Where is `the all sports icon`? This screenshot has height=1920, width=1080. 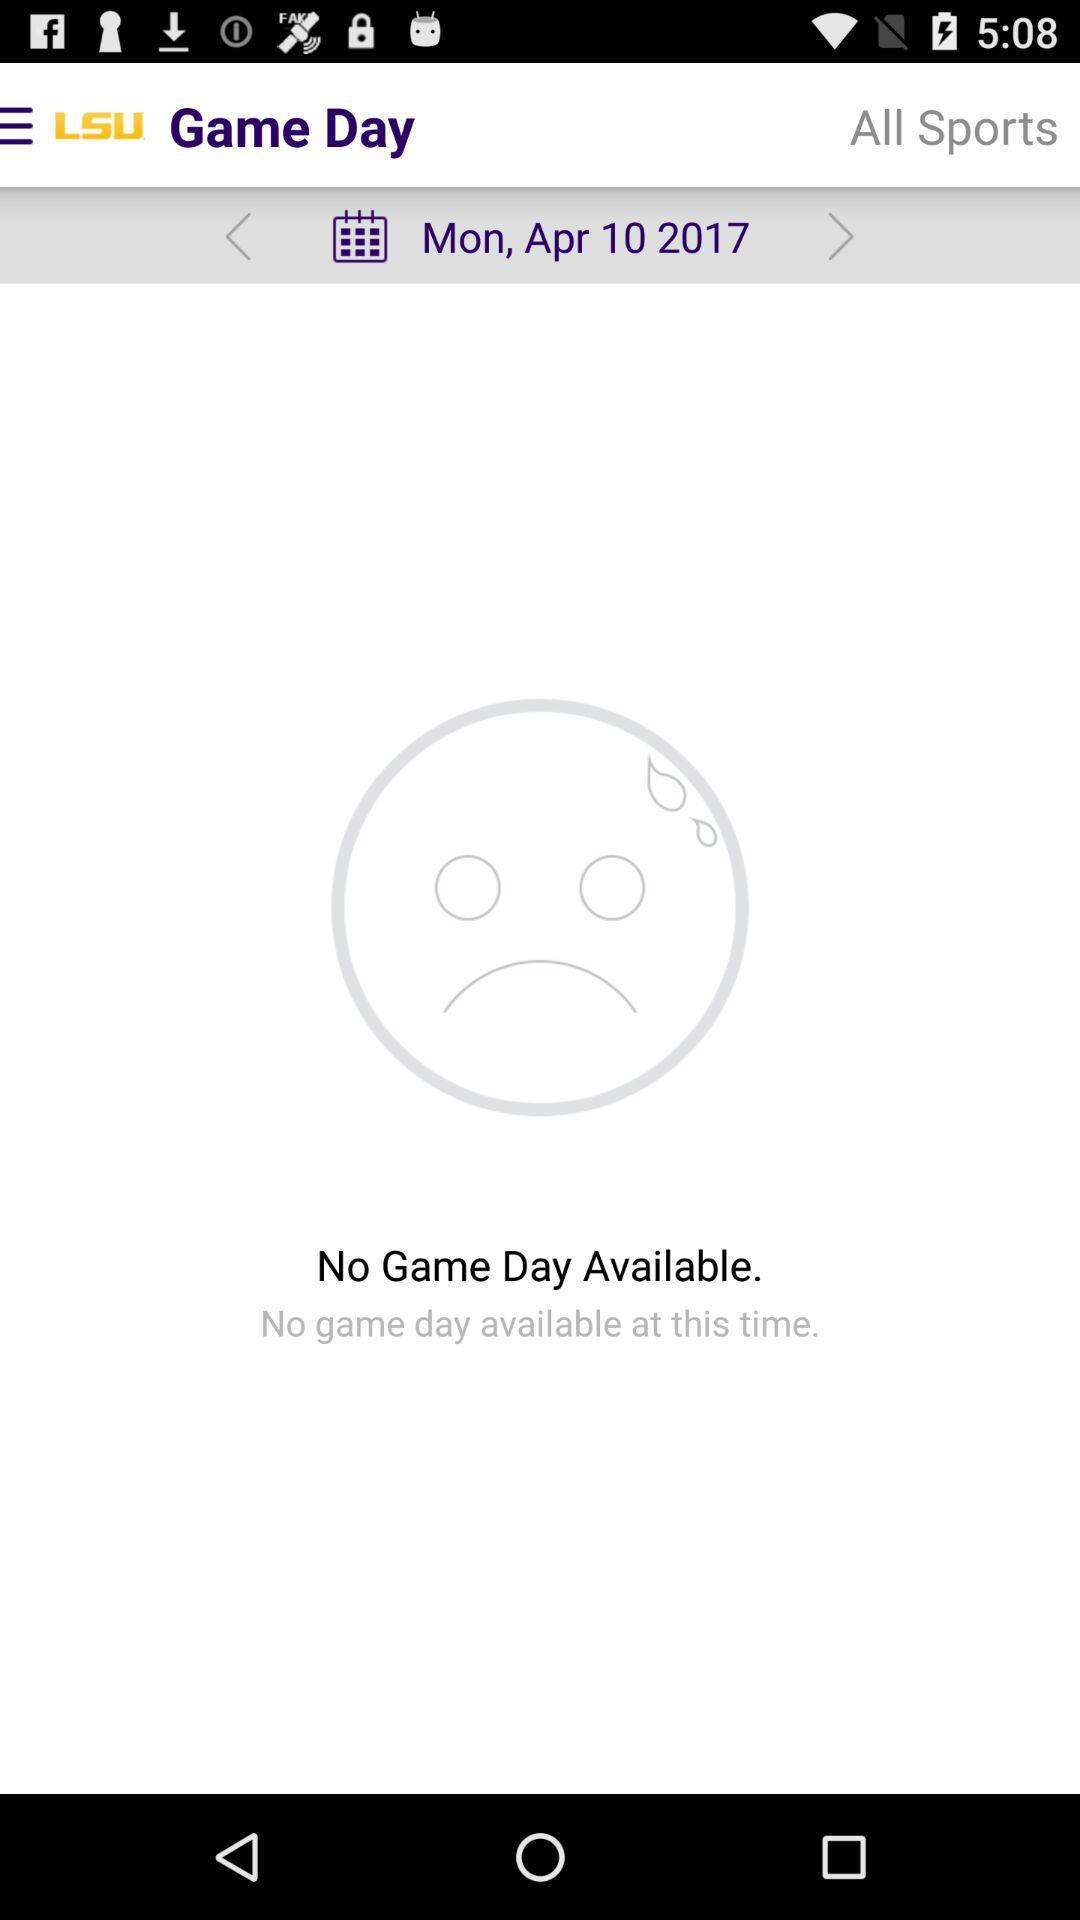
the all sports icon is located at coordinates (953, 124).